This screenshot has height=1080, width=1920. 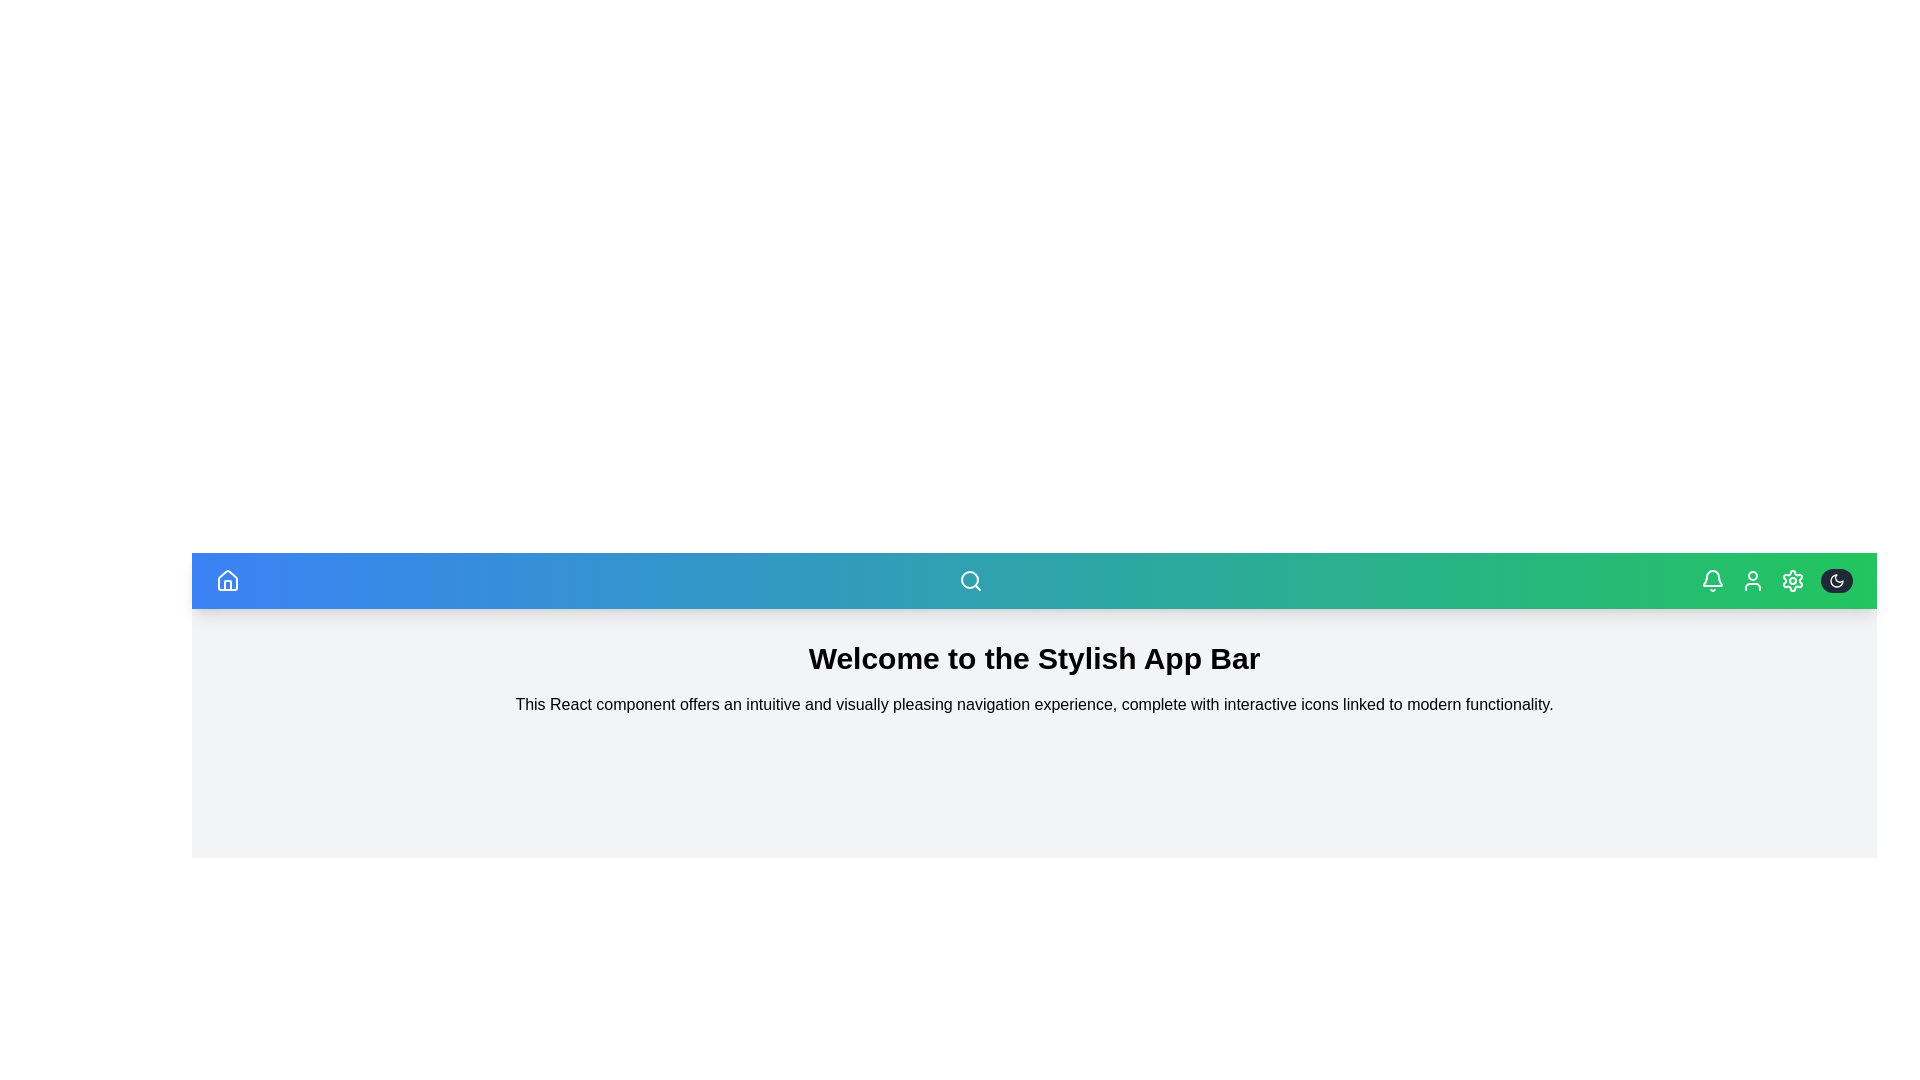 I want to click on the search icon to initiate a search, so click(x=970, y=581).